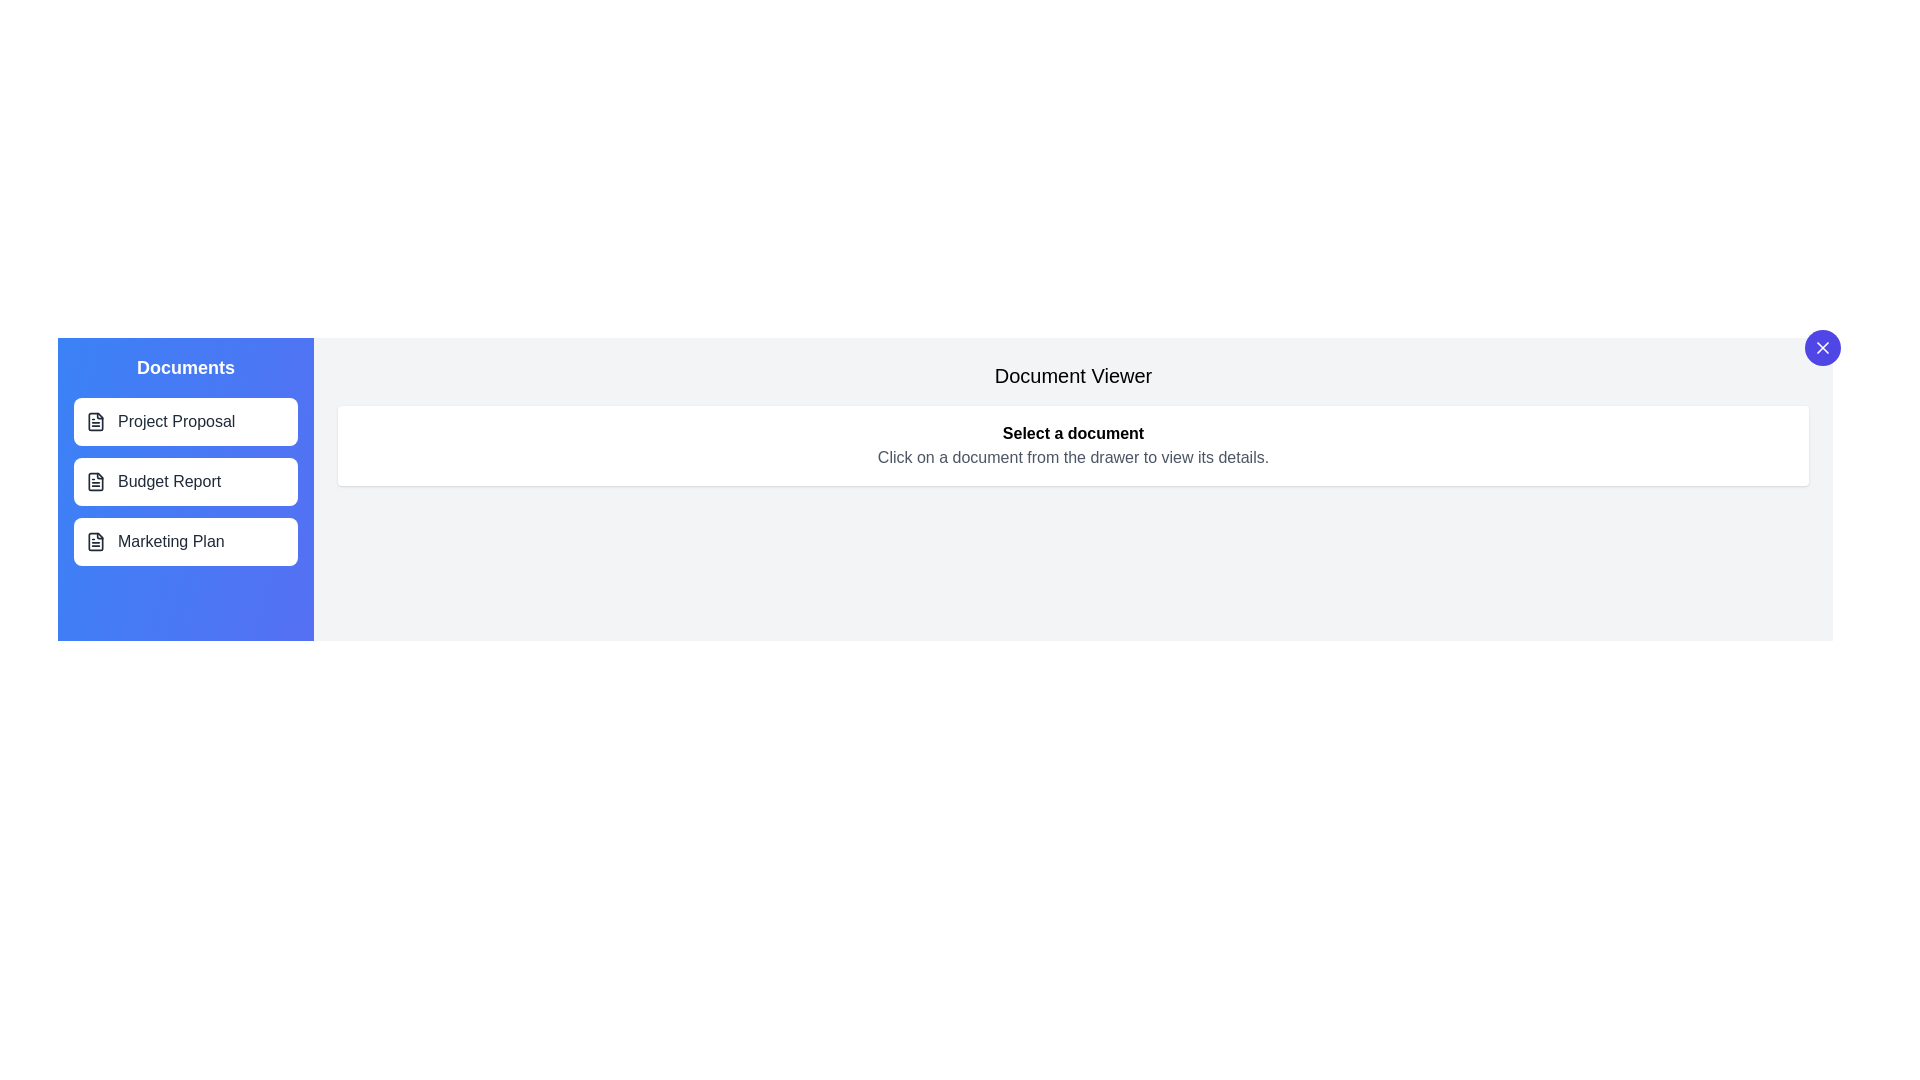  I want to click on top-right button to toggle the drawer's visibility, so click(1823, 346).